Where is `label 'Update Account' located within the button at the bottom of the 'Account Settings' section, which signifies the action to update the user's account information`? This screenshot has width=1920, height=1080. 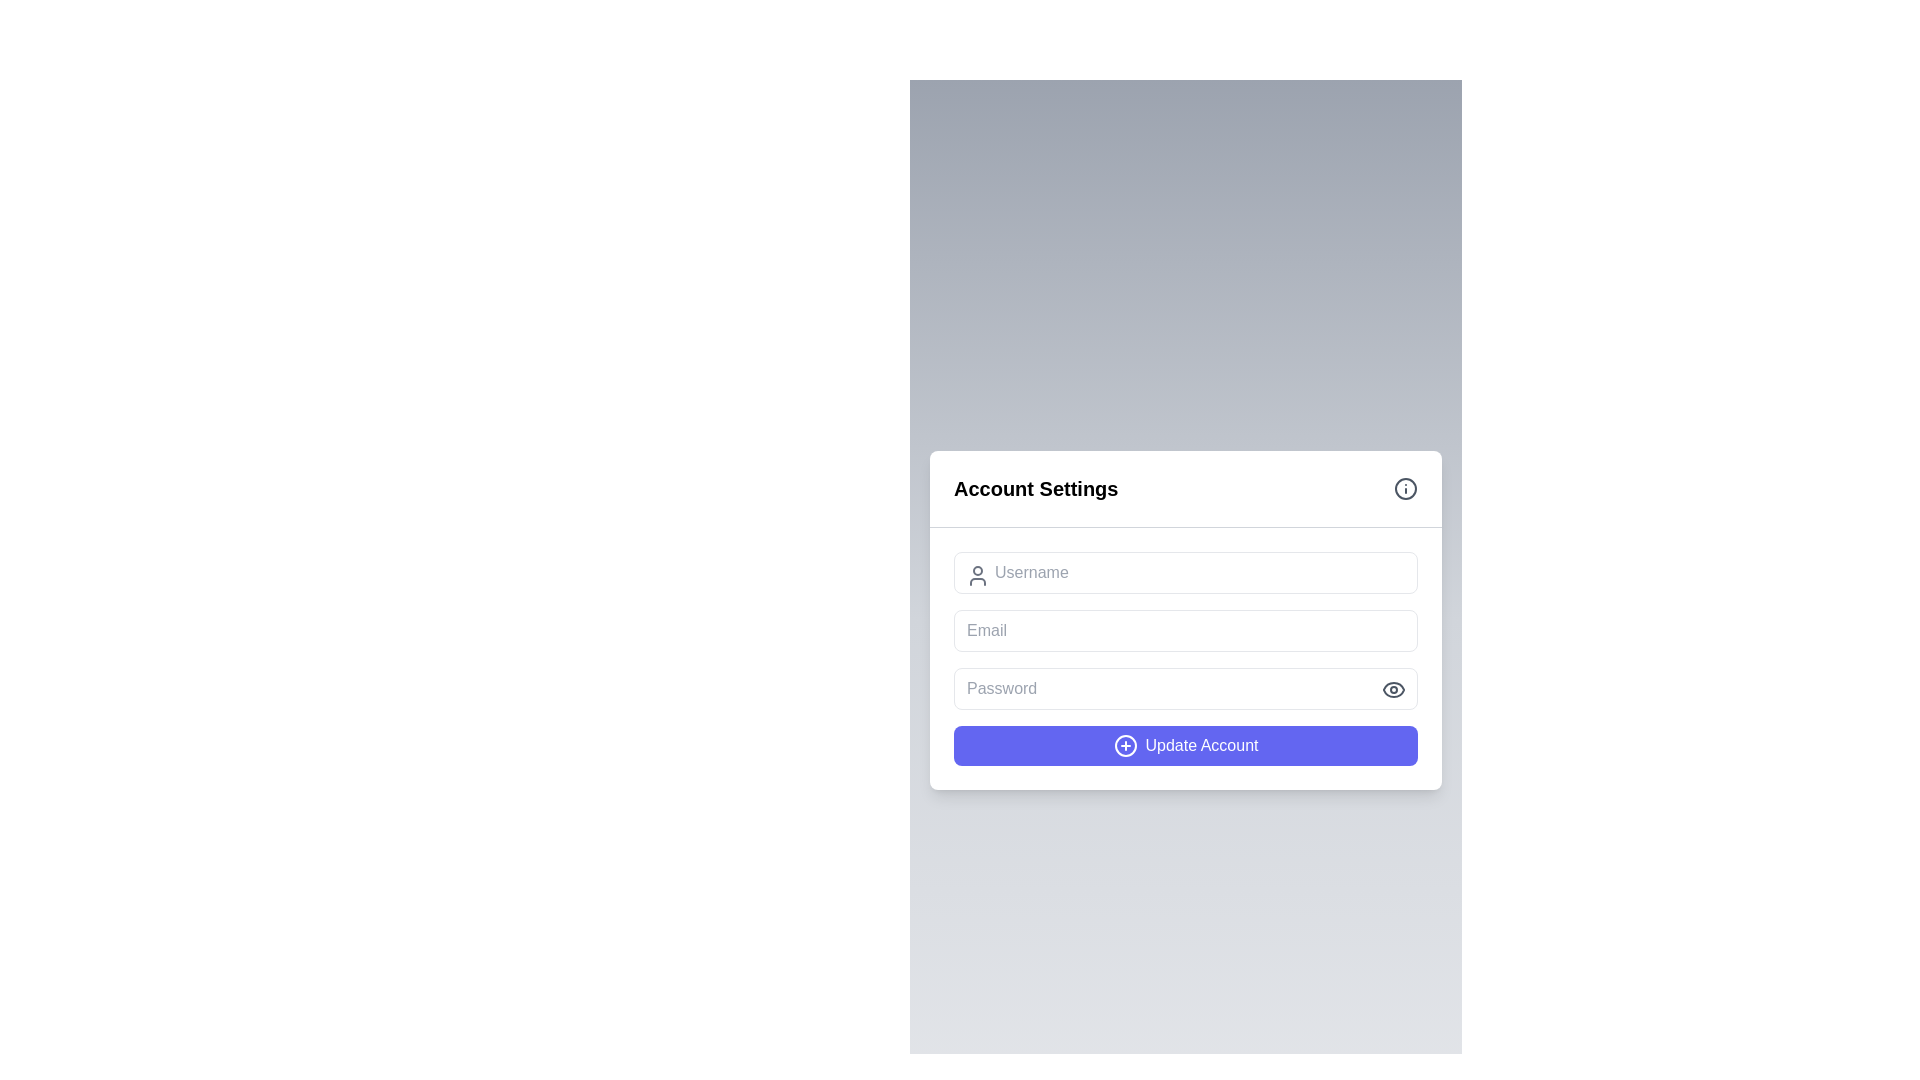
label 'Update Account' located within the button at the bottom of the 'Account Settings' section, which signifies the action to update the user's account information is located at coordinates (1200, 744).